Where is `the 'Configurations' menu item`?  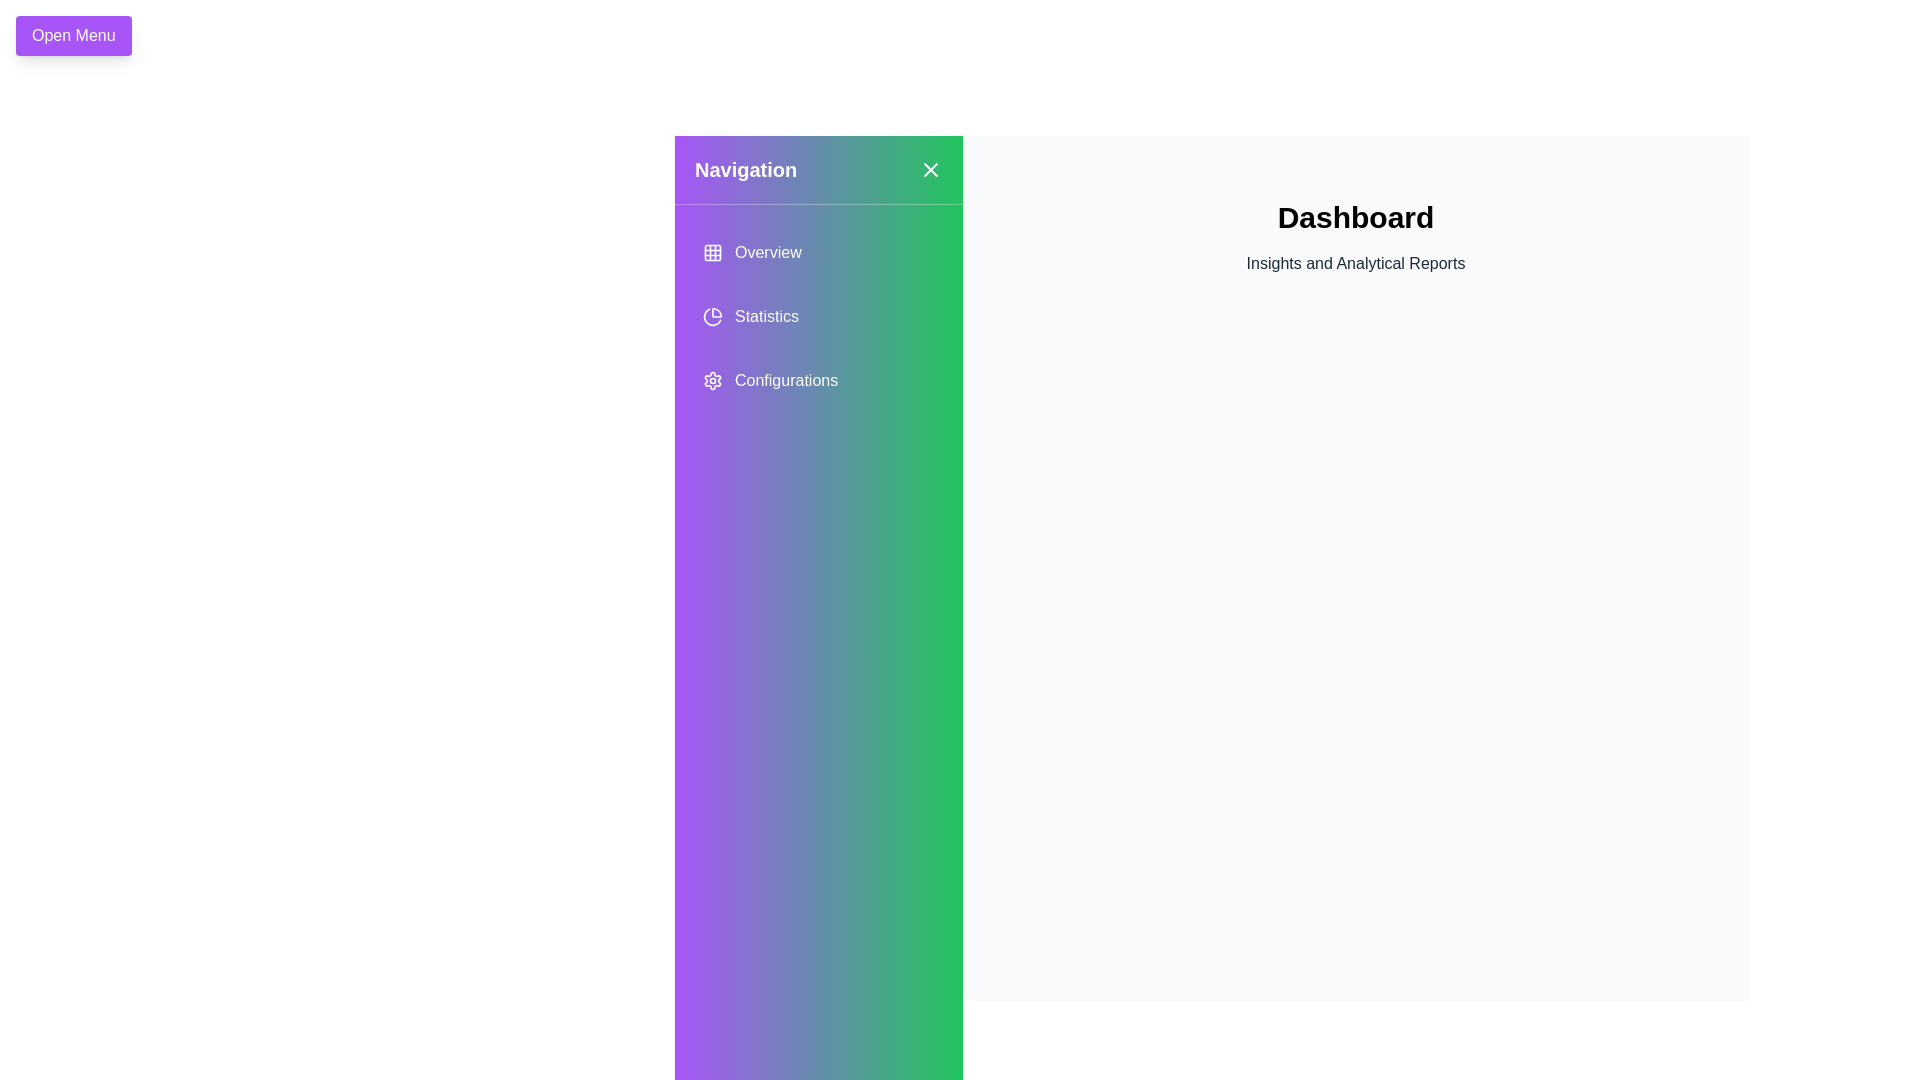
the 'Configurations' menu item is located at coordinates (819, 381).